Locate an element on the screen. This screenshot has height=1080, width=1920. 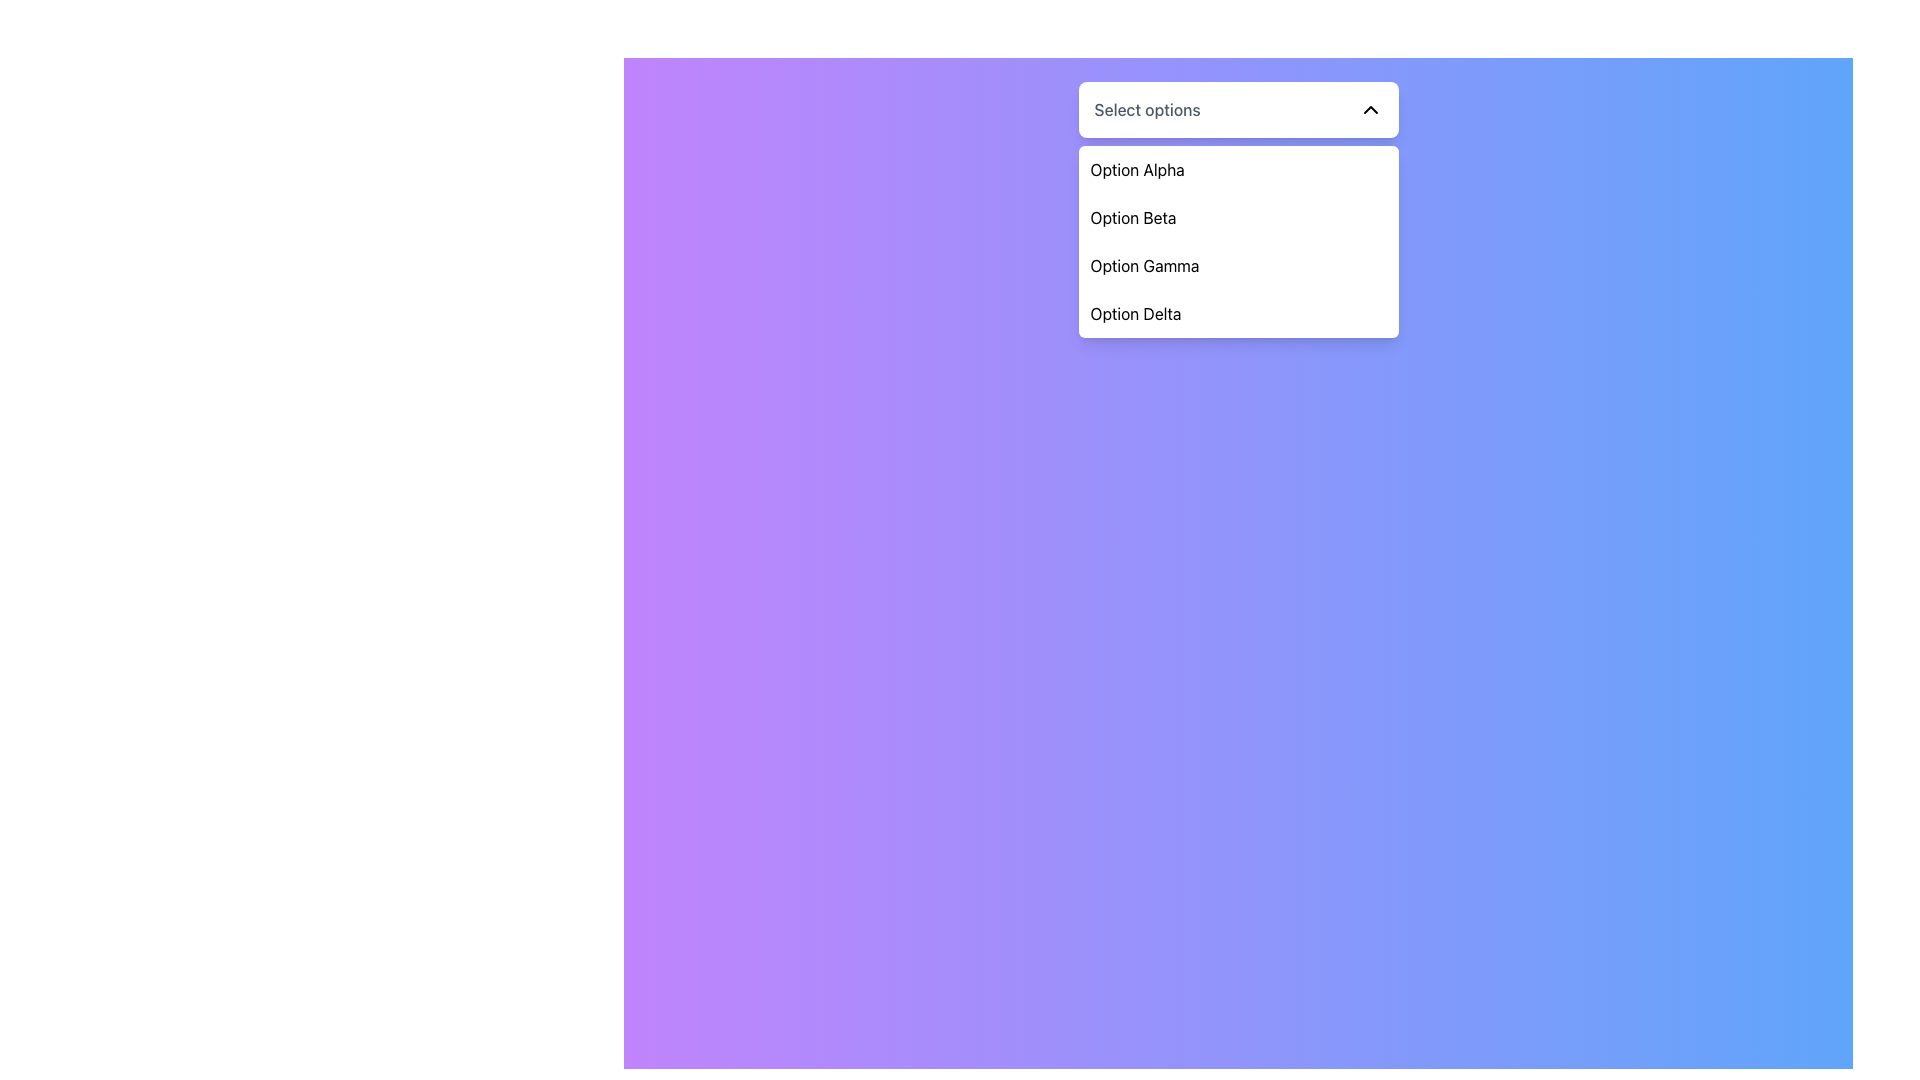
the dropdown menu toggle button labeled 'Select options' is located at coordinates (1237, 110).